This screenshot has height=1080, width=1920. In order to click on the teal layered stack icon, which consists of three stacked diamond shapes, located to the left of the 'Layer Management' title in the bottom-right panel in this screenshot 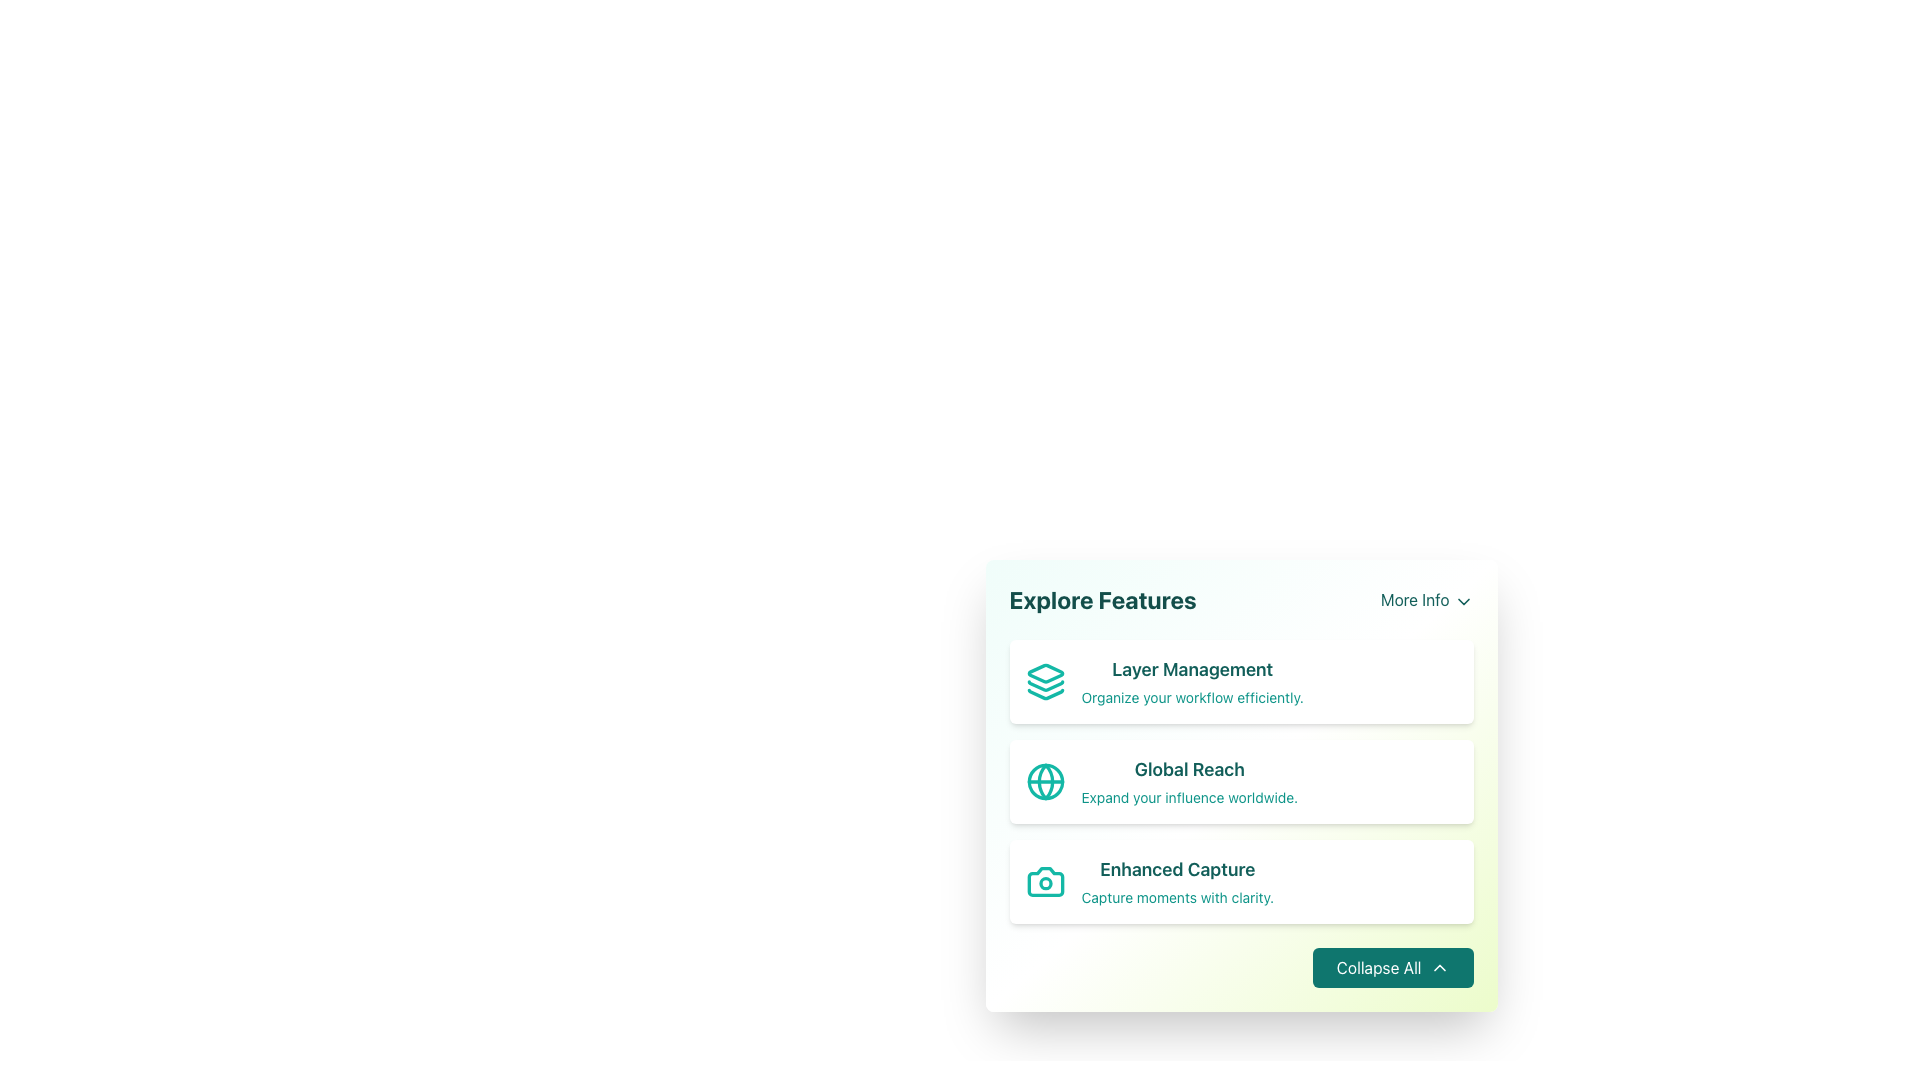, I will do `click(1044, 681)`.